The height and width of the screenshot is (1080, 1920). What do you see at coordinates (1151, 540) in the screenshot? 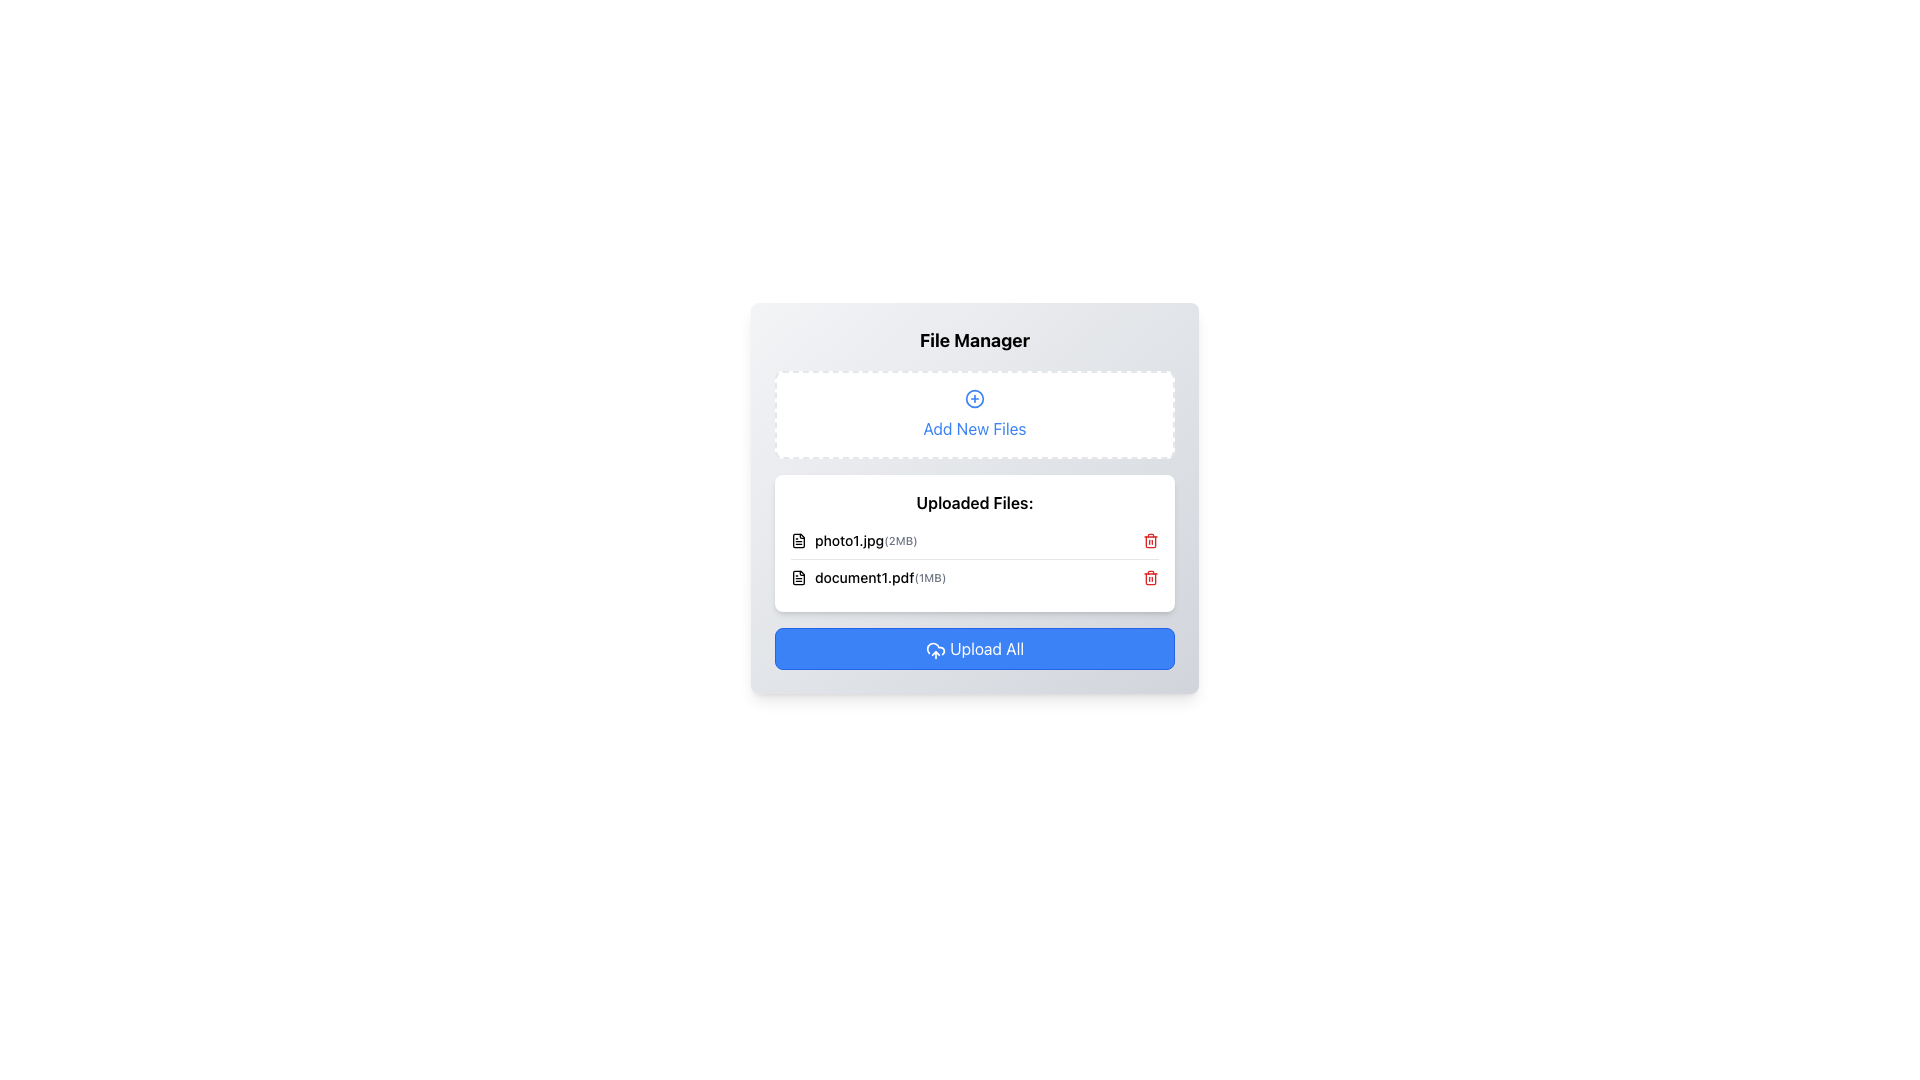
I see `the trashcan icon located to the right of the 'photo1.jpg' filename in the 'Uploaded Files' section` at bounding box center [1151, 540].